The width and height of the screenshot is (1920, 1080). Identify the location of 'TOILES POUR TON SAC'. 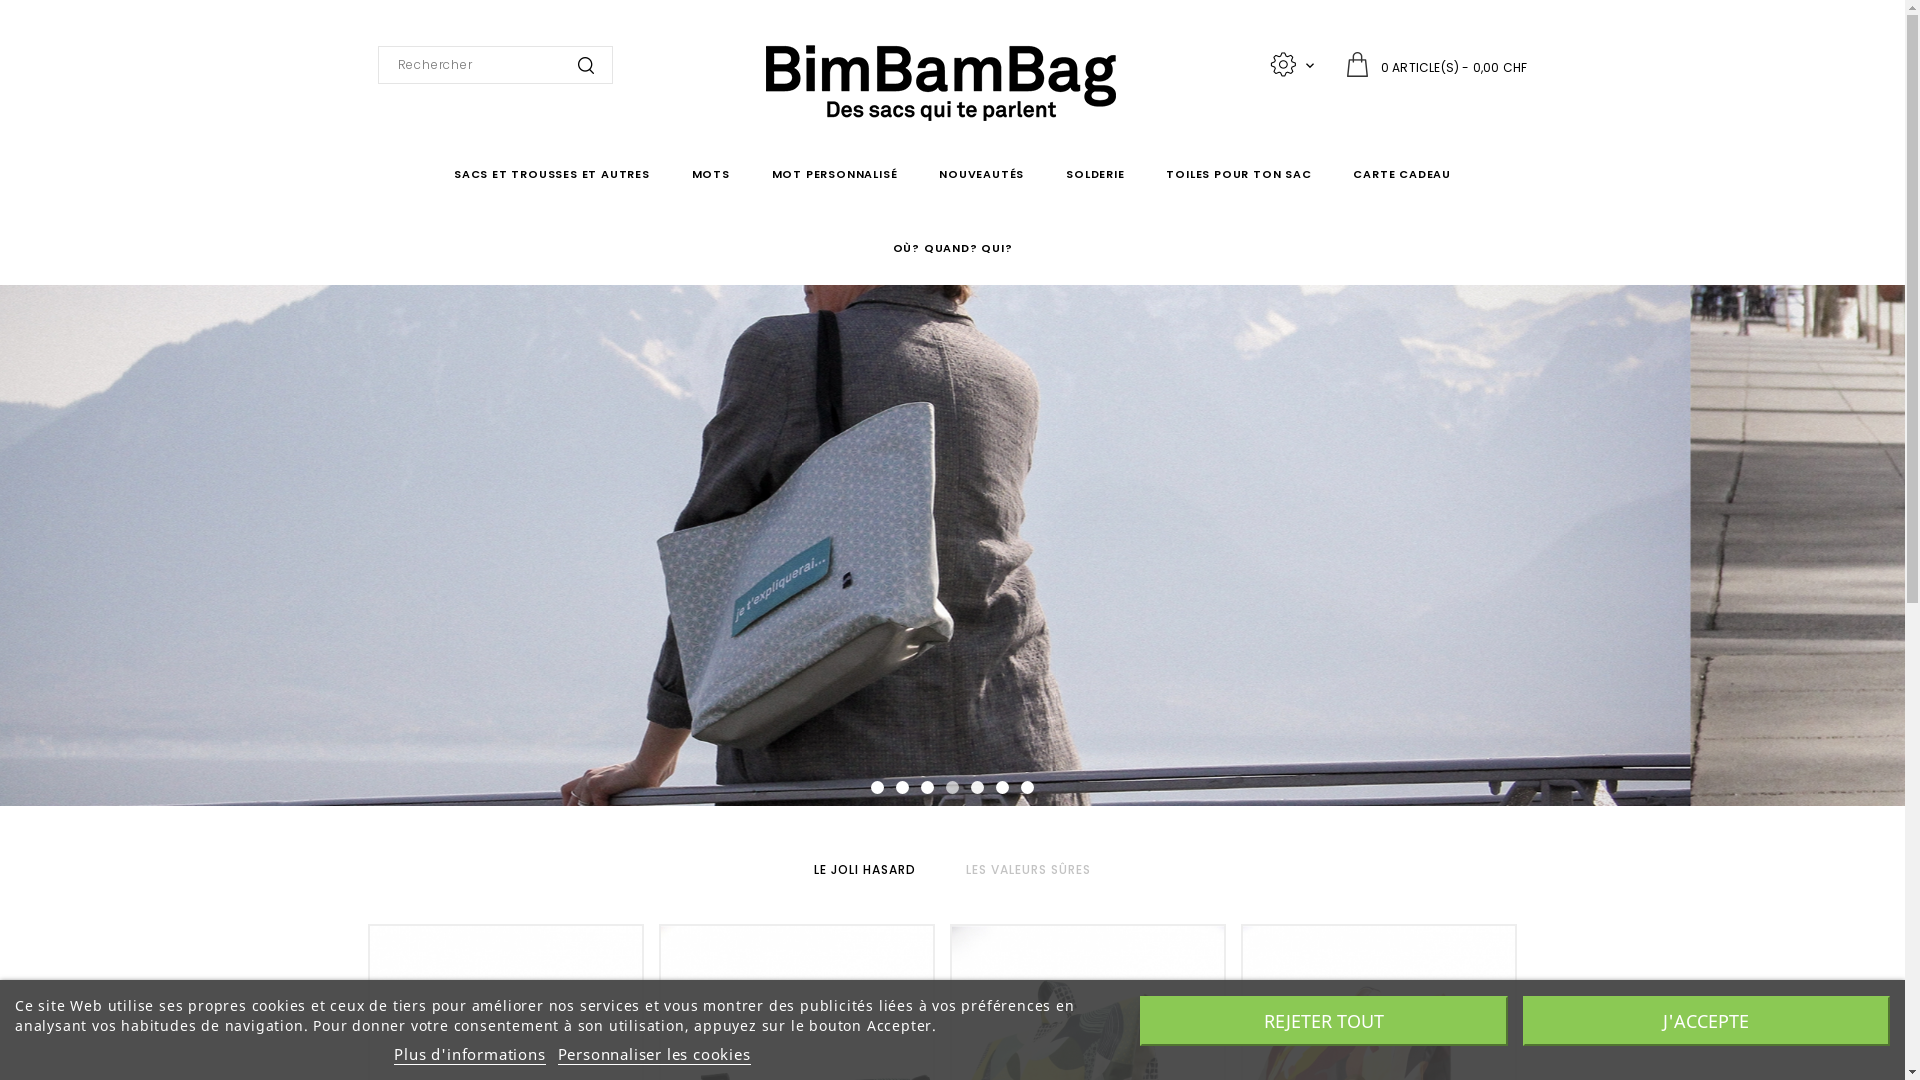
(1237, 172).